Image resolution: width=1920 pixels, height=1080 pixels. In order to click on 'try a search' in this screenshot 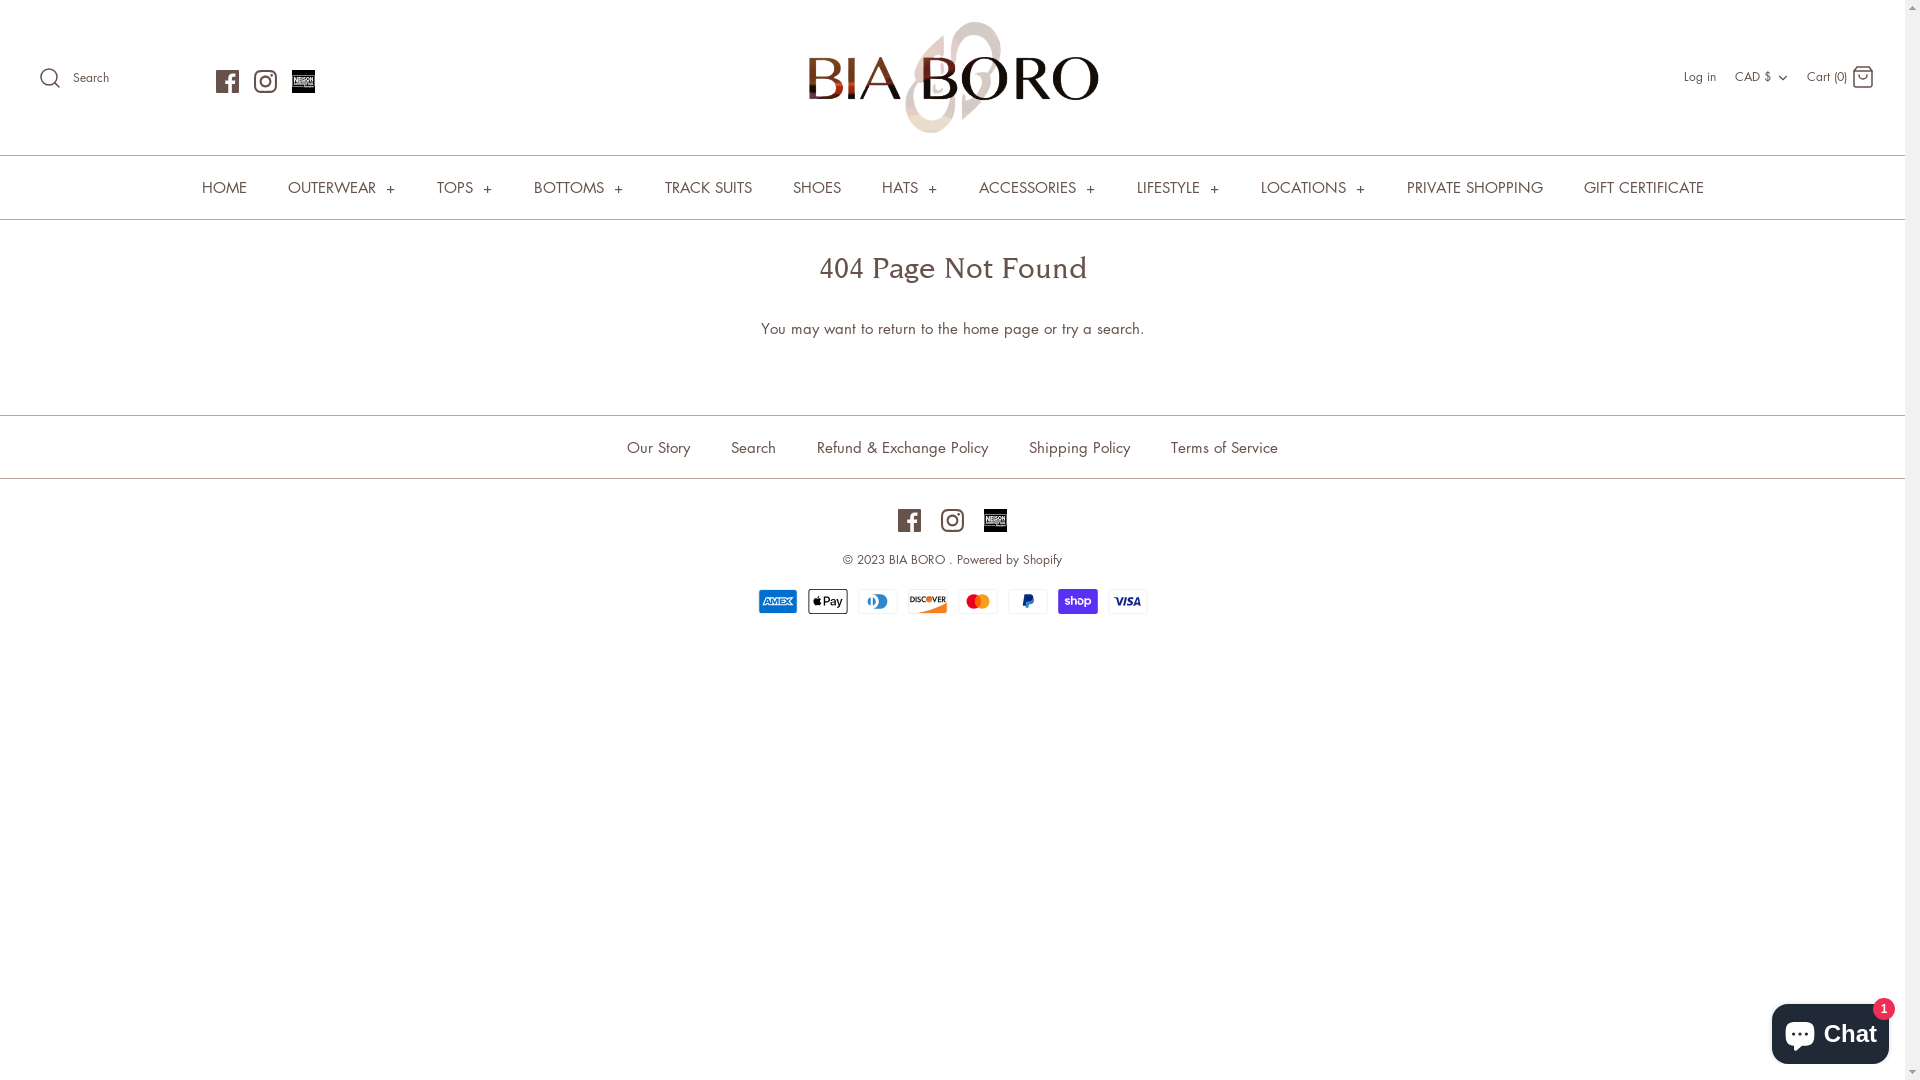, I will do `click(1099, 326)`.